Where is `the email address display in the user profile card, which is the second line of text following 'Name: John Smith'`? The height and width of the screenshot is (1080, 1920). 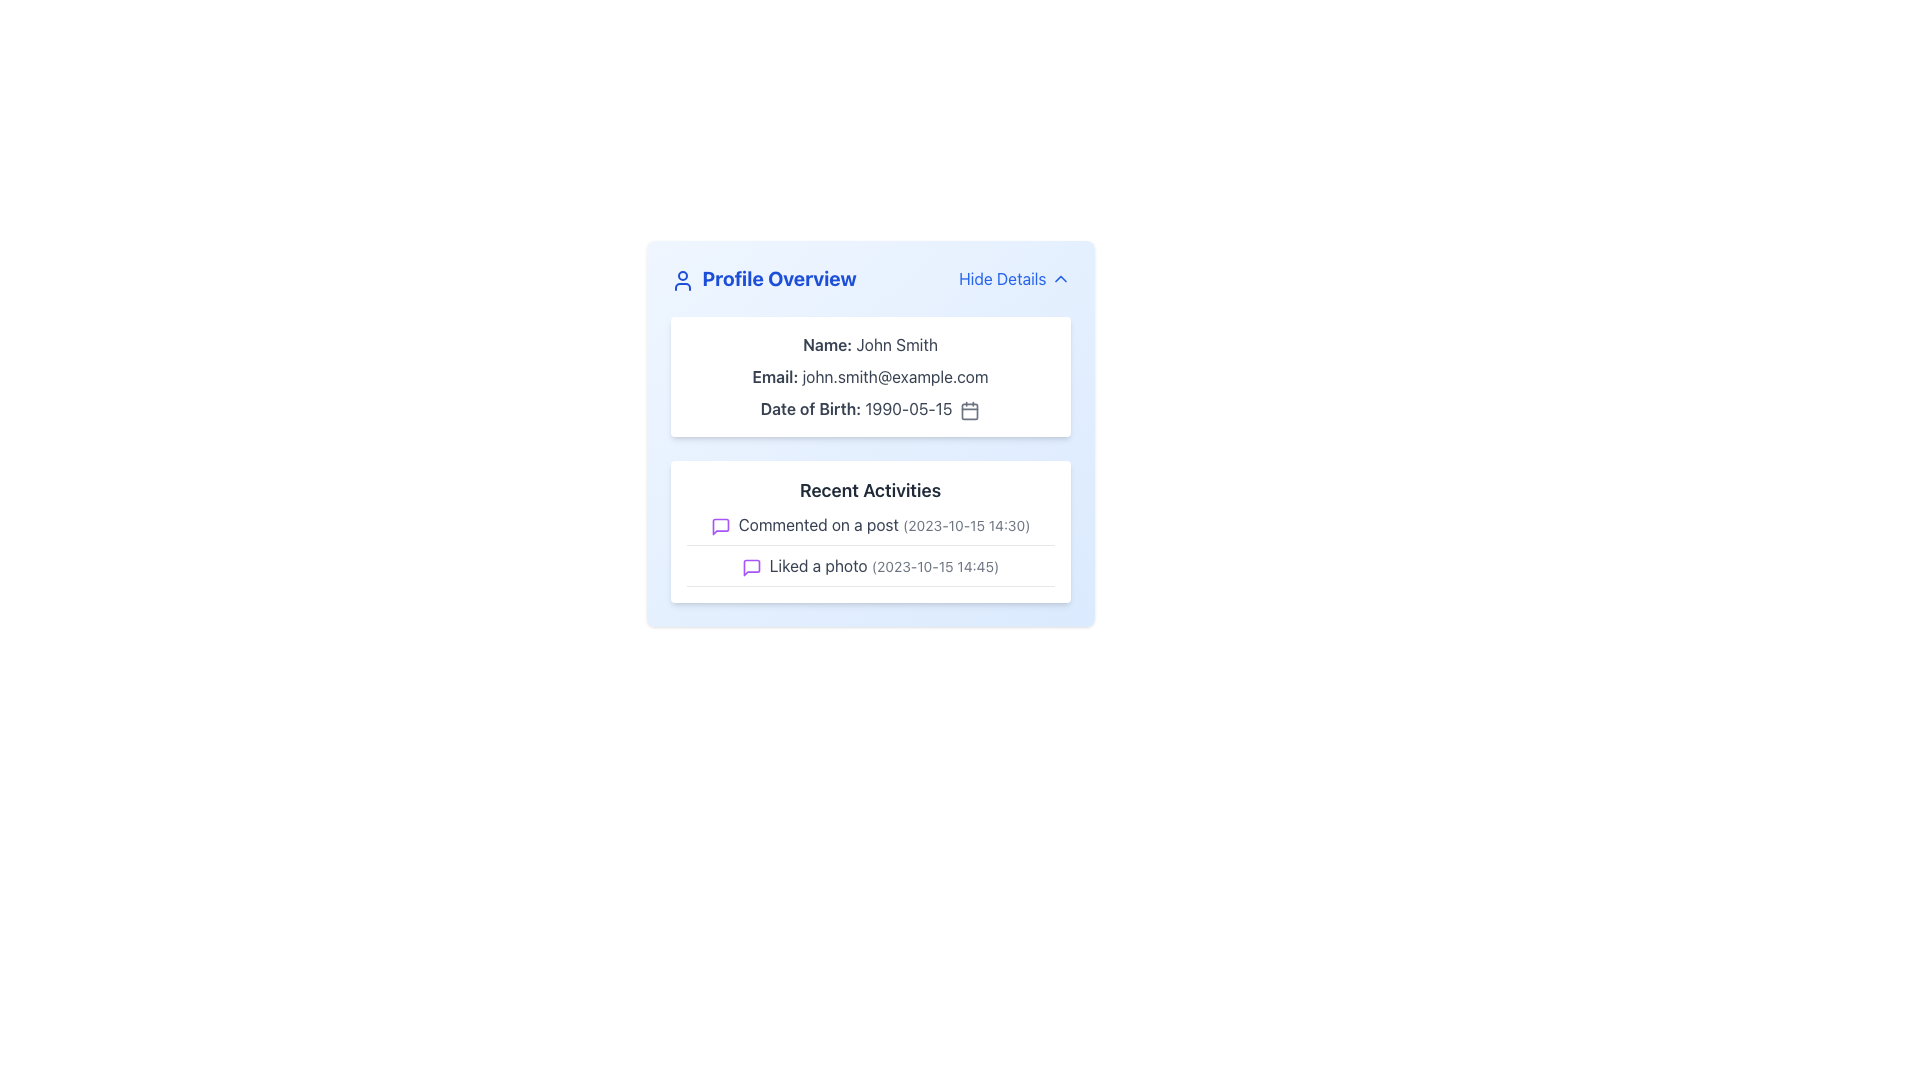 the email address display in the user profile card, which is the second line of text following 'Name: John Smith' is located at coordinates (870, 377).